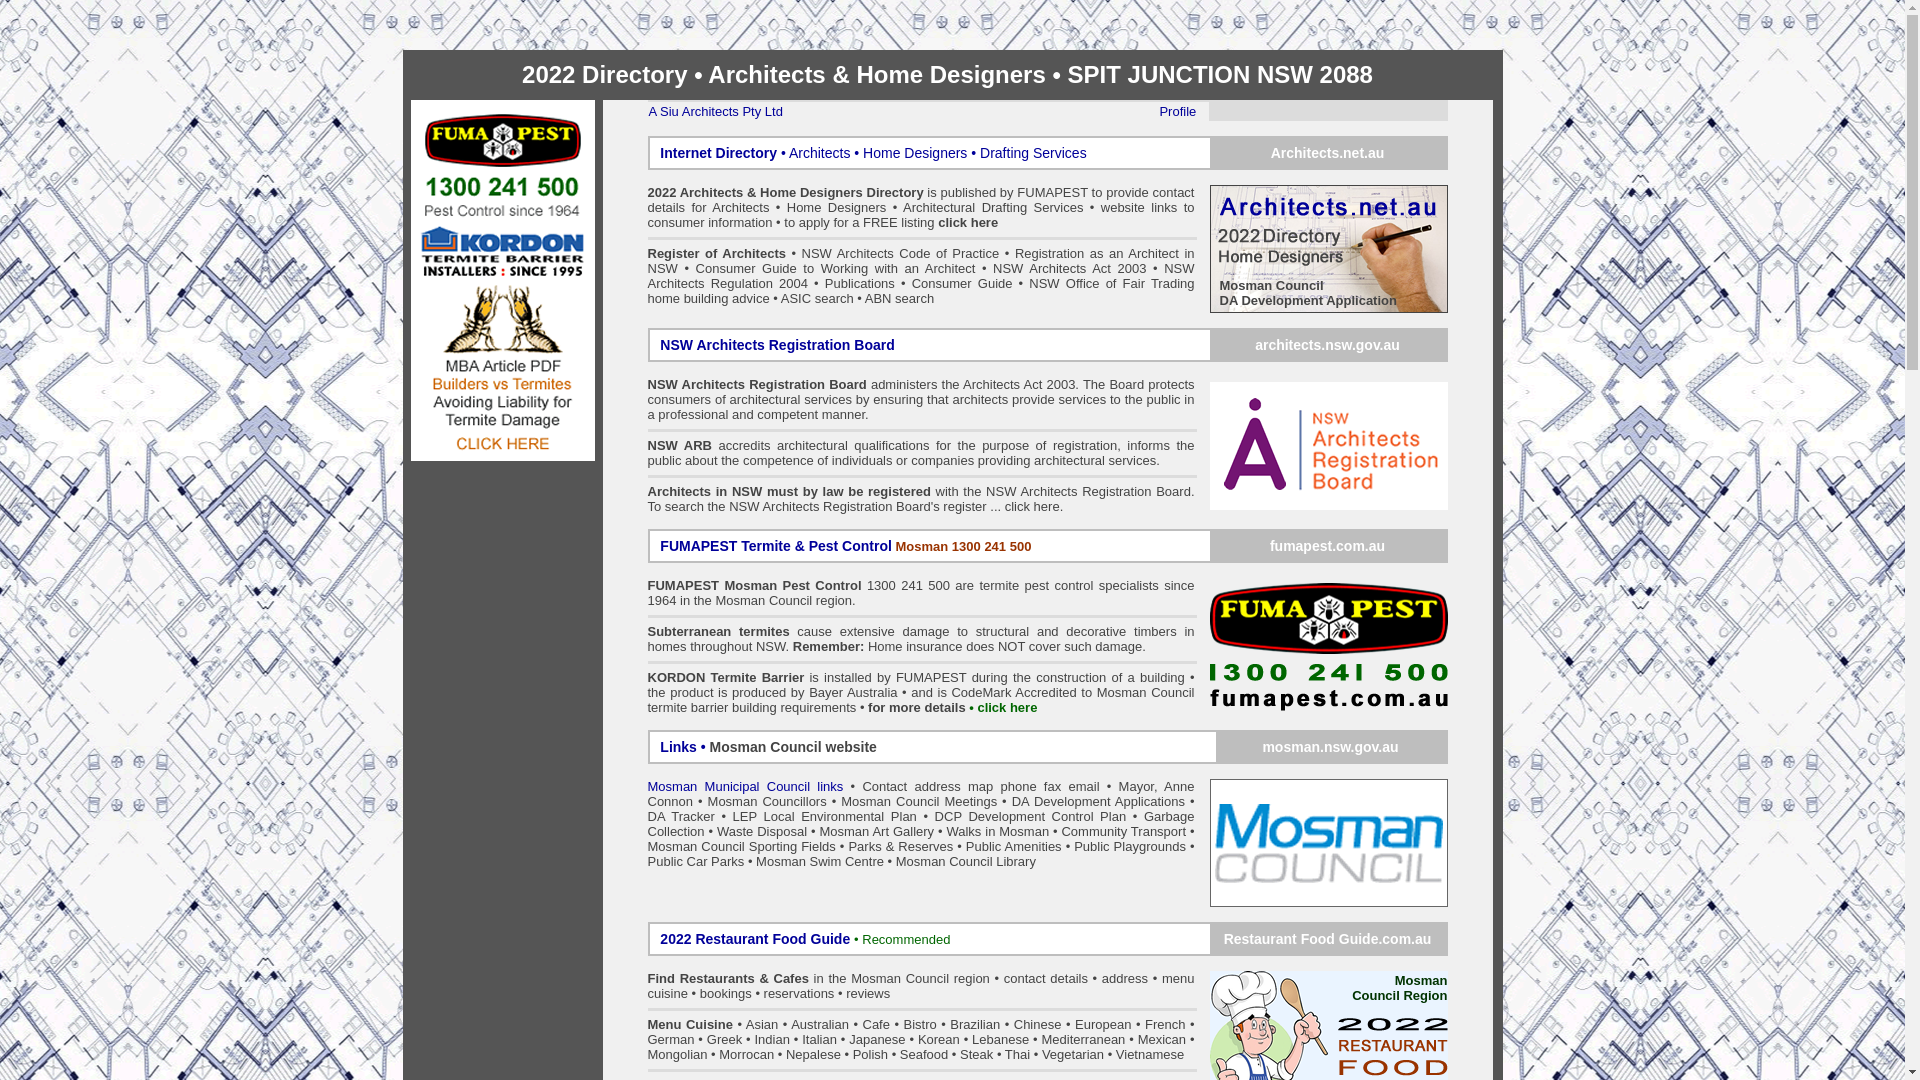 The width and height of the screenshot is (1920, 1080). What do you see at coordinates (920, 260) in the screenshot?
I see `'Registration as an Architect in NSW'` at bounding box center [920, 260].